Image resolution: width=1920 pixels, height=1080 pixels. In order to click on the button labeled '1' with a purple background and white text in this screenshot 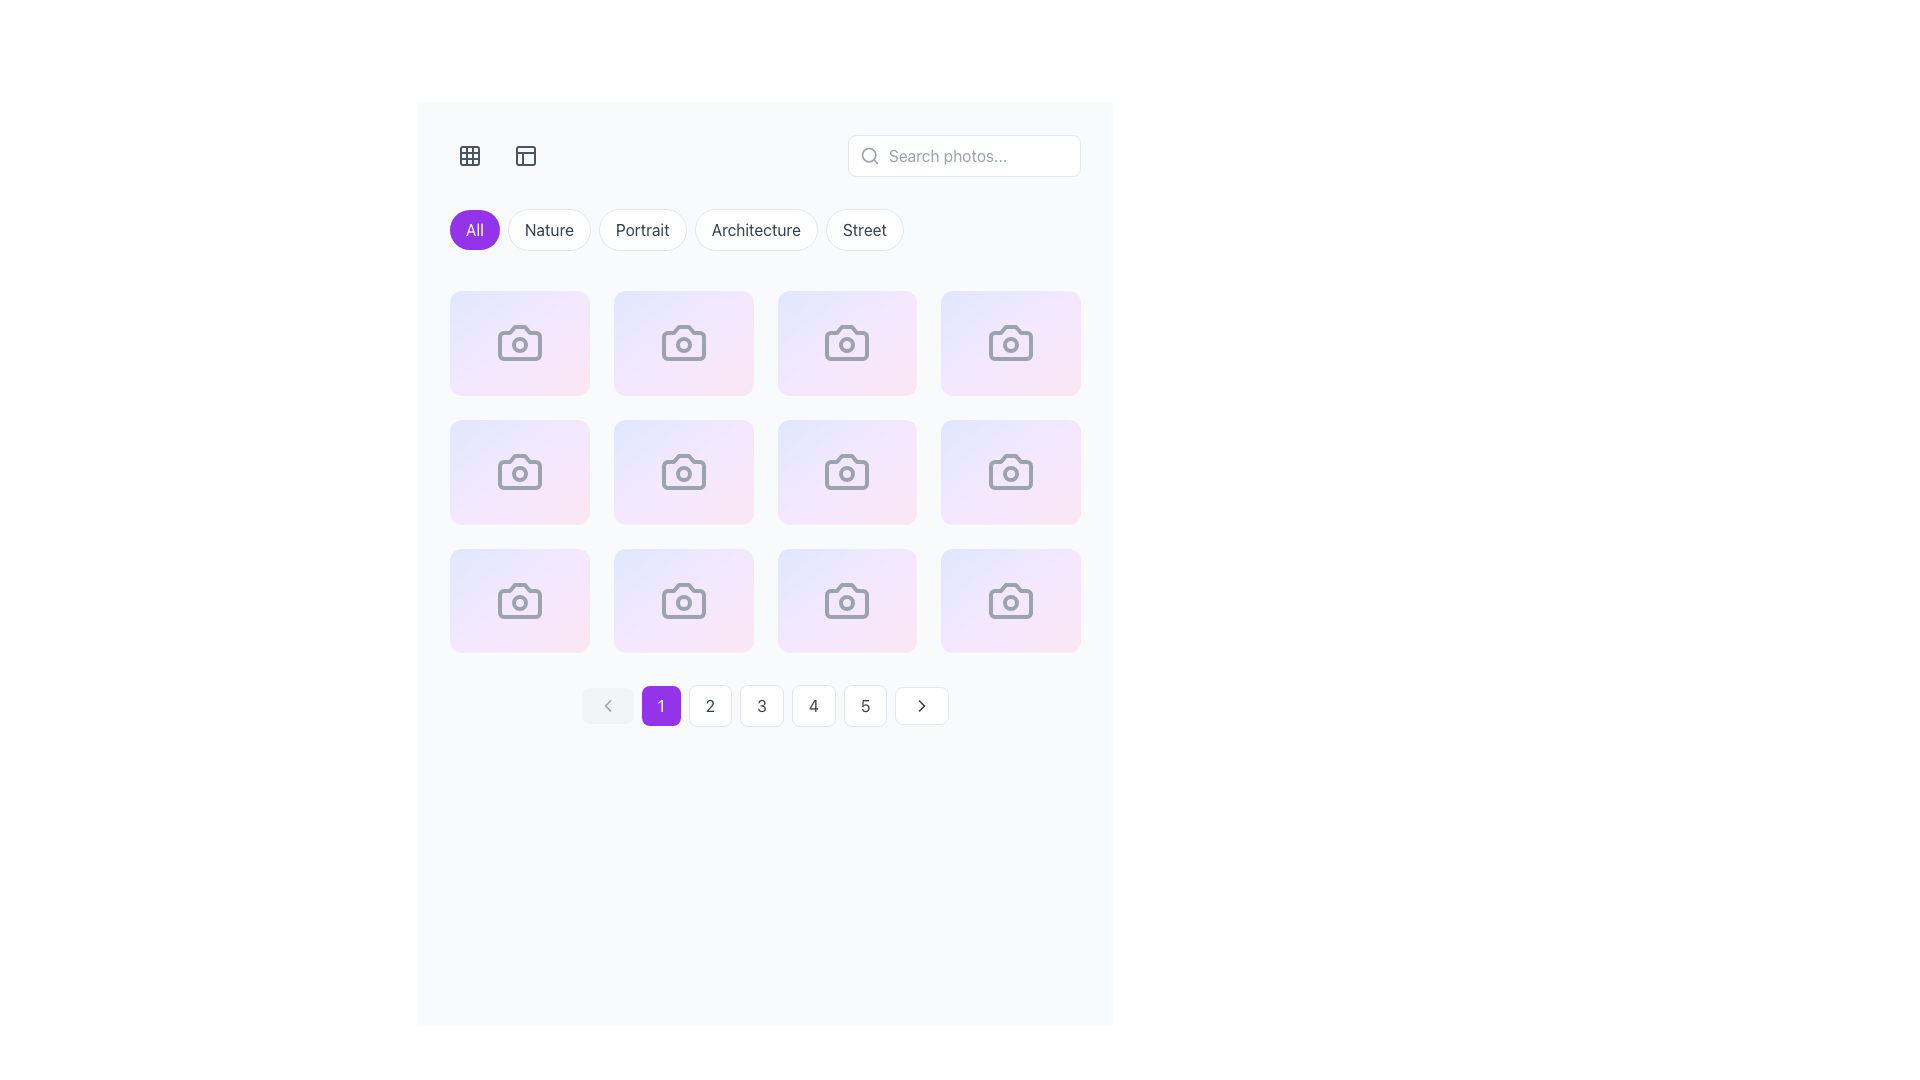, I will do `click(661, 705)`.